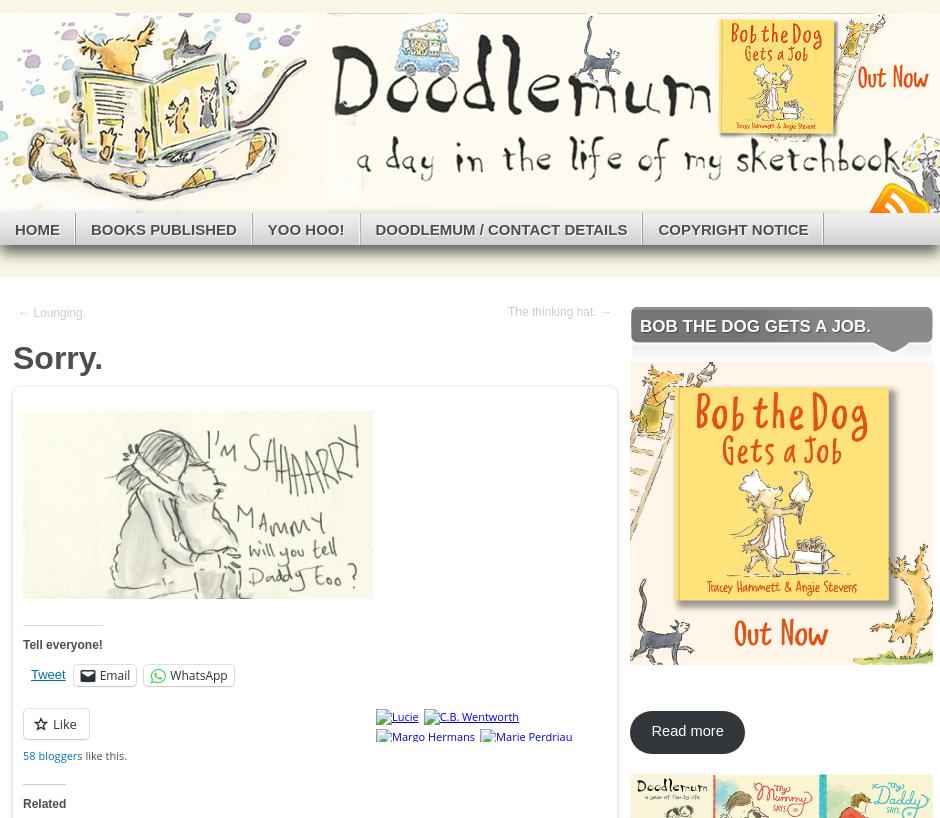 Image resolution: width=940 pixels, height=818 pixels. What do you see at coordinates (304, 228) in the screenshot?
I see `'Yoo Hoo!'` at bounding box center [304, 228].